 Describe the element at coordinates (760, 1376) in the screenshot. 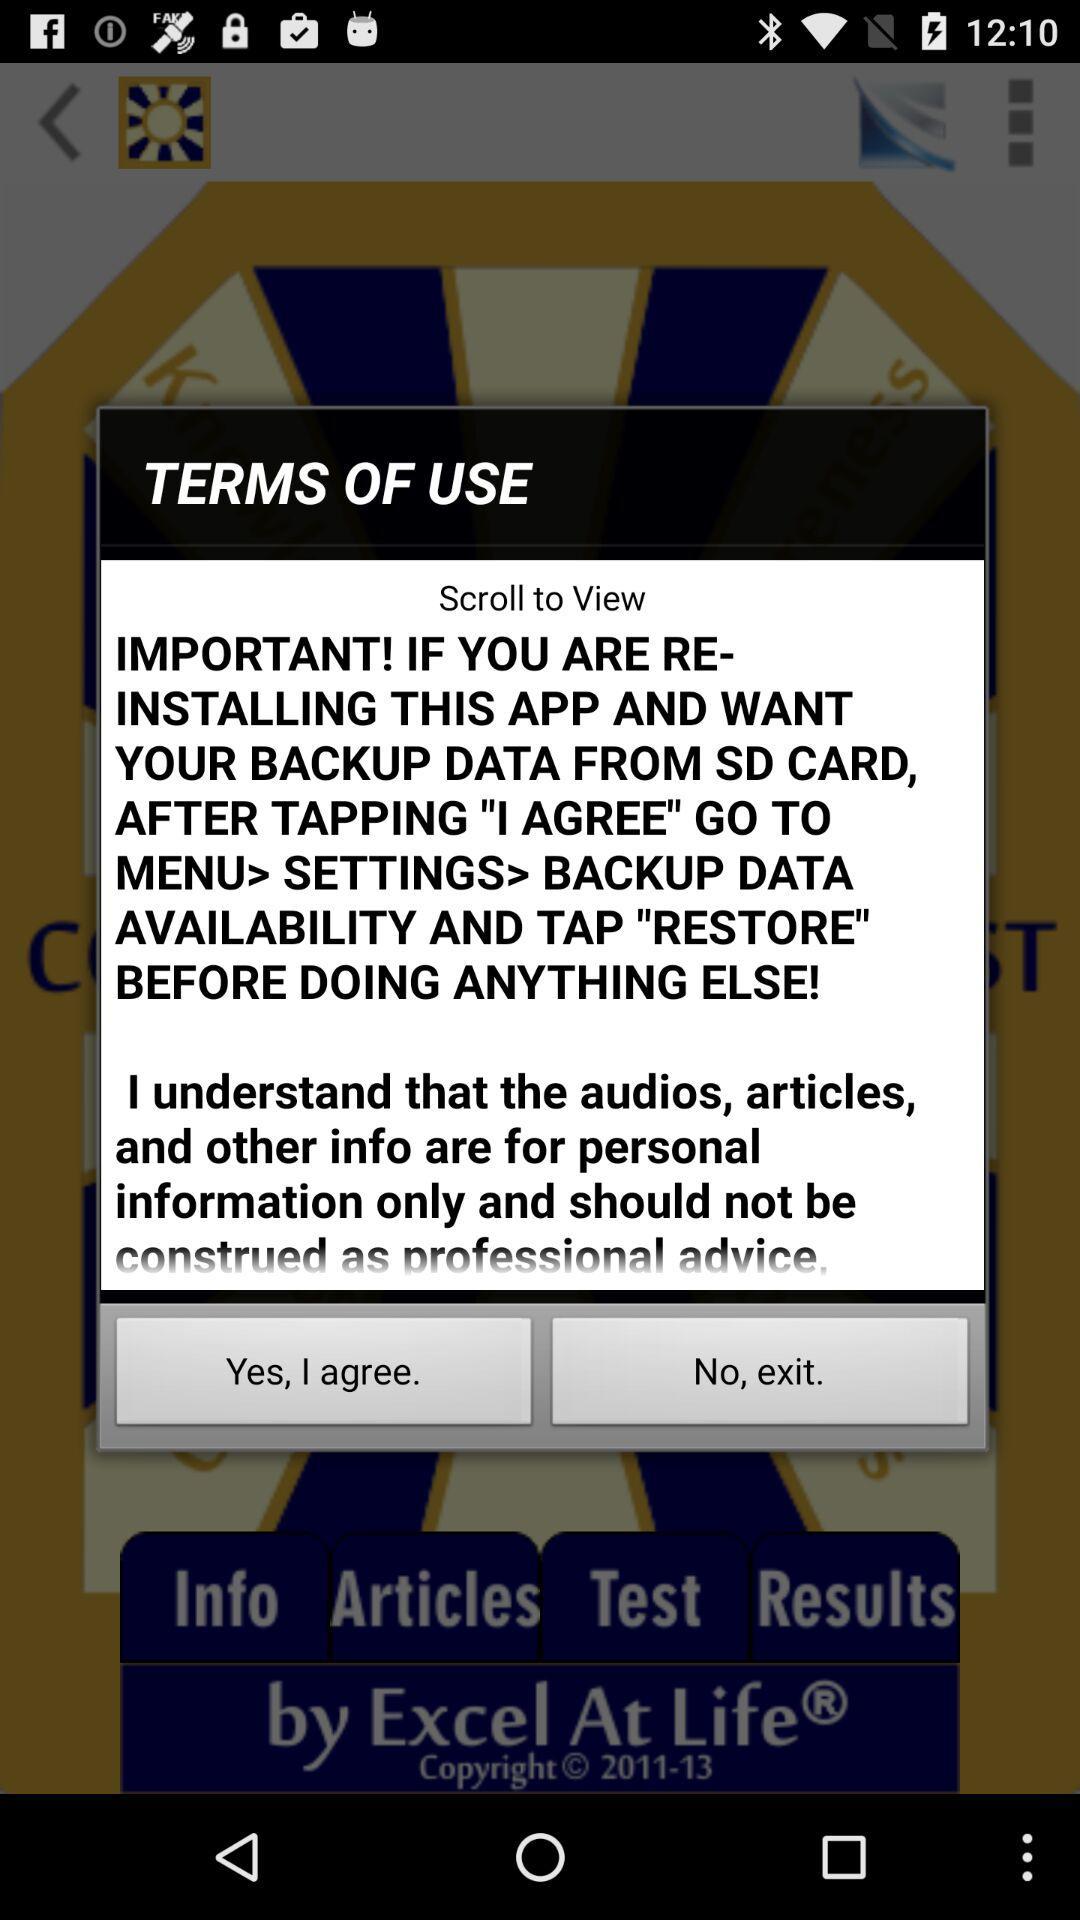

I see `the item to the right of the yes, i agree. item` at that location.